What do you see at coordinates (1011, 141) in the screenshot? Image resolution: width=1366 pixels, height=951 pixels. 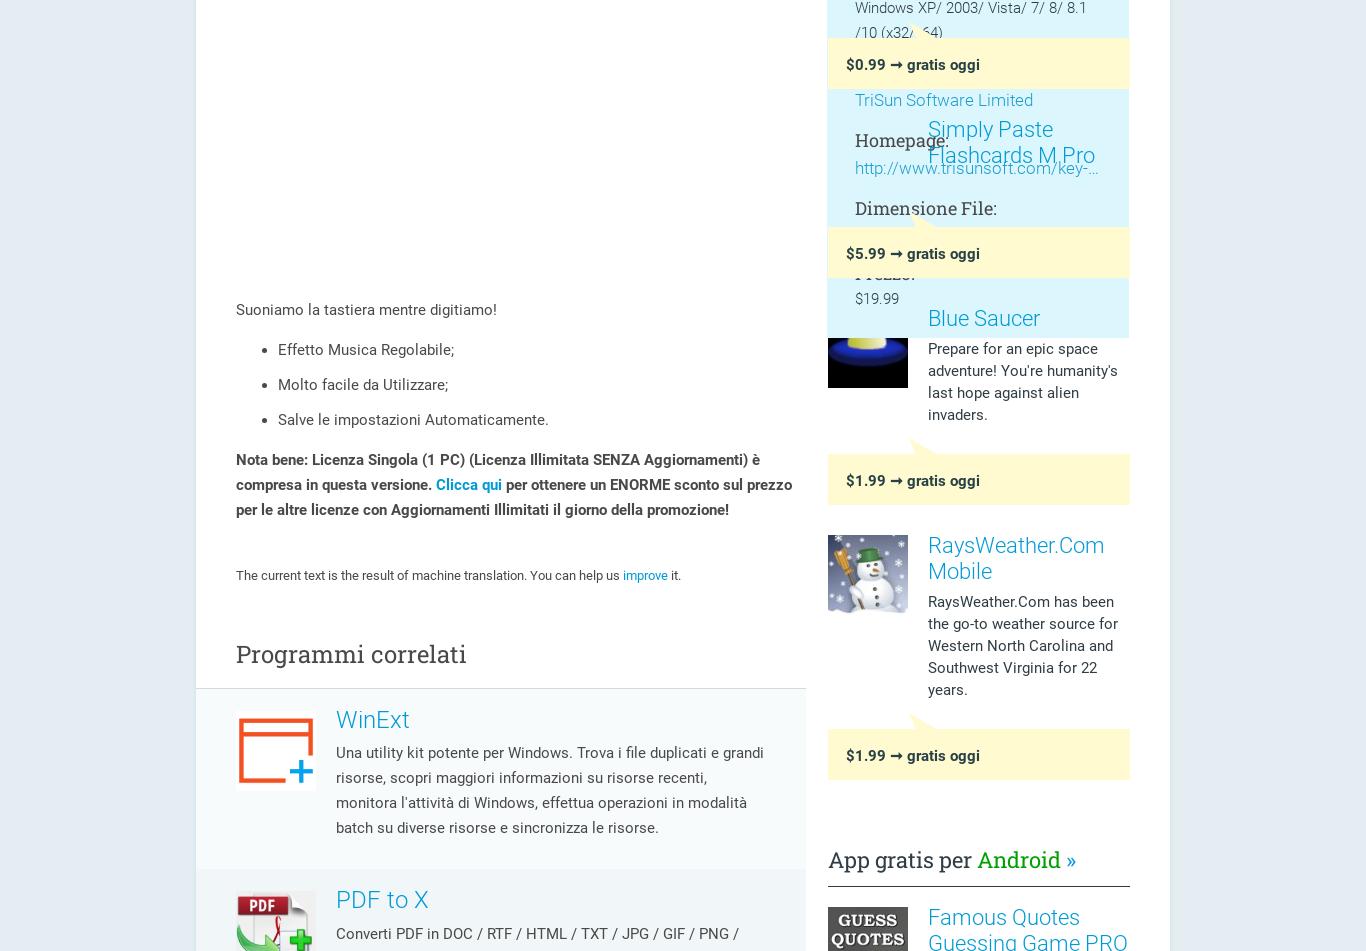 I see `'Simply Paste Flashcards M Pro'` at bounding box center [1011, 141].